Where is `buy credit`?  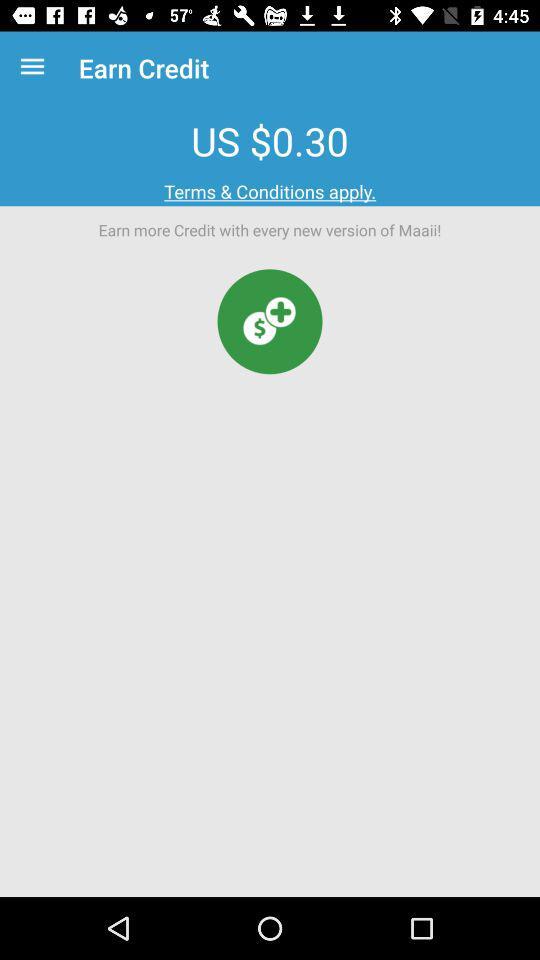 buy credit is located at coordinates (270, 321).